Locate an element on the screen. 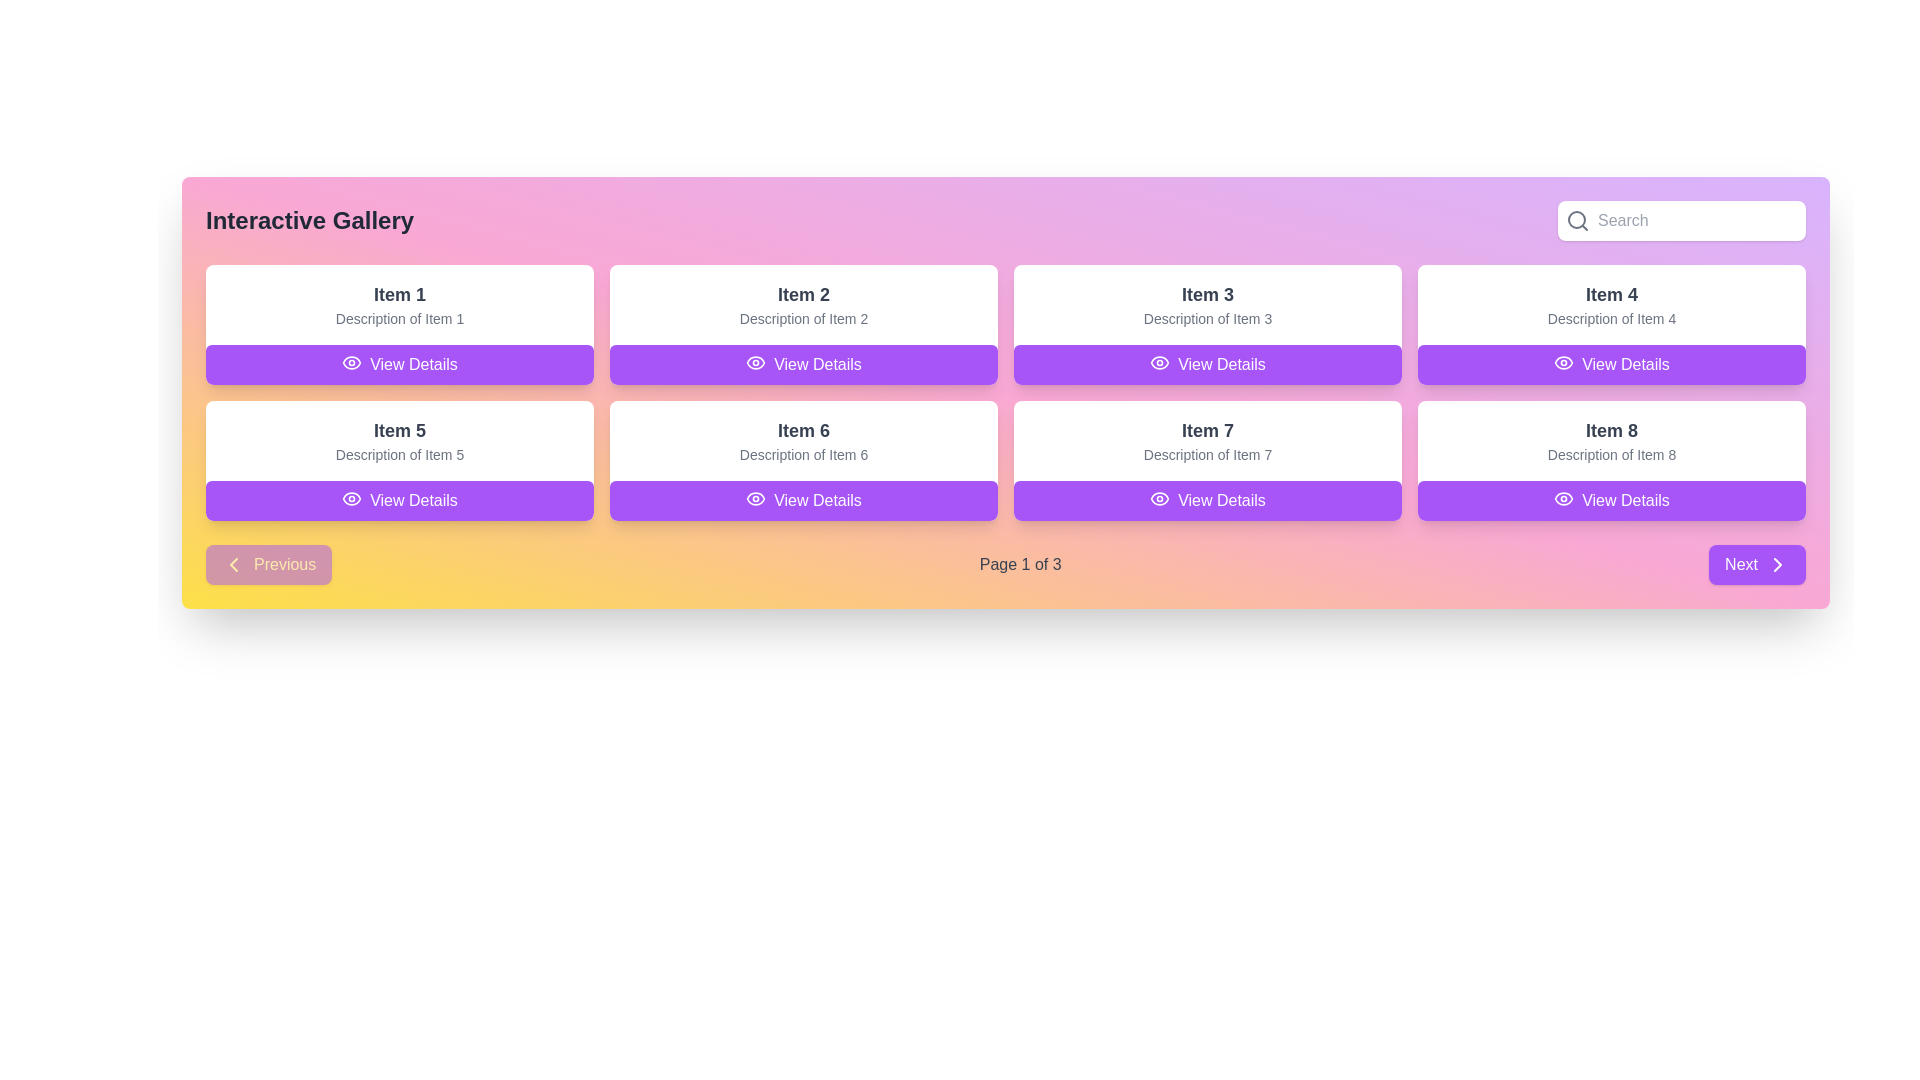 This screenshot has width=1920, height=1080. title and description of the Informational card displaying details about 'Item 6', located in the second row and second column of the grid layout is located at coordinates (804, 461).